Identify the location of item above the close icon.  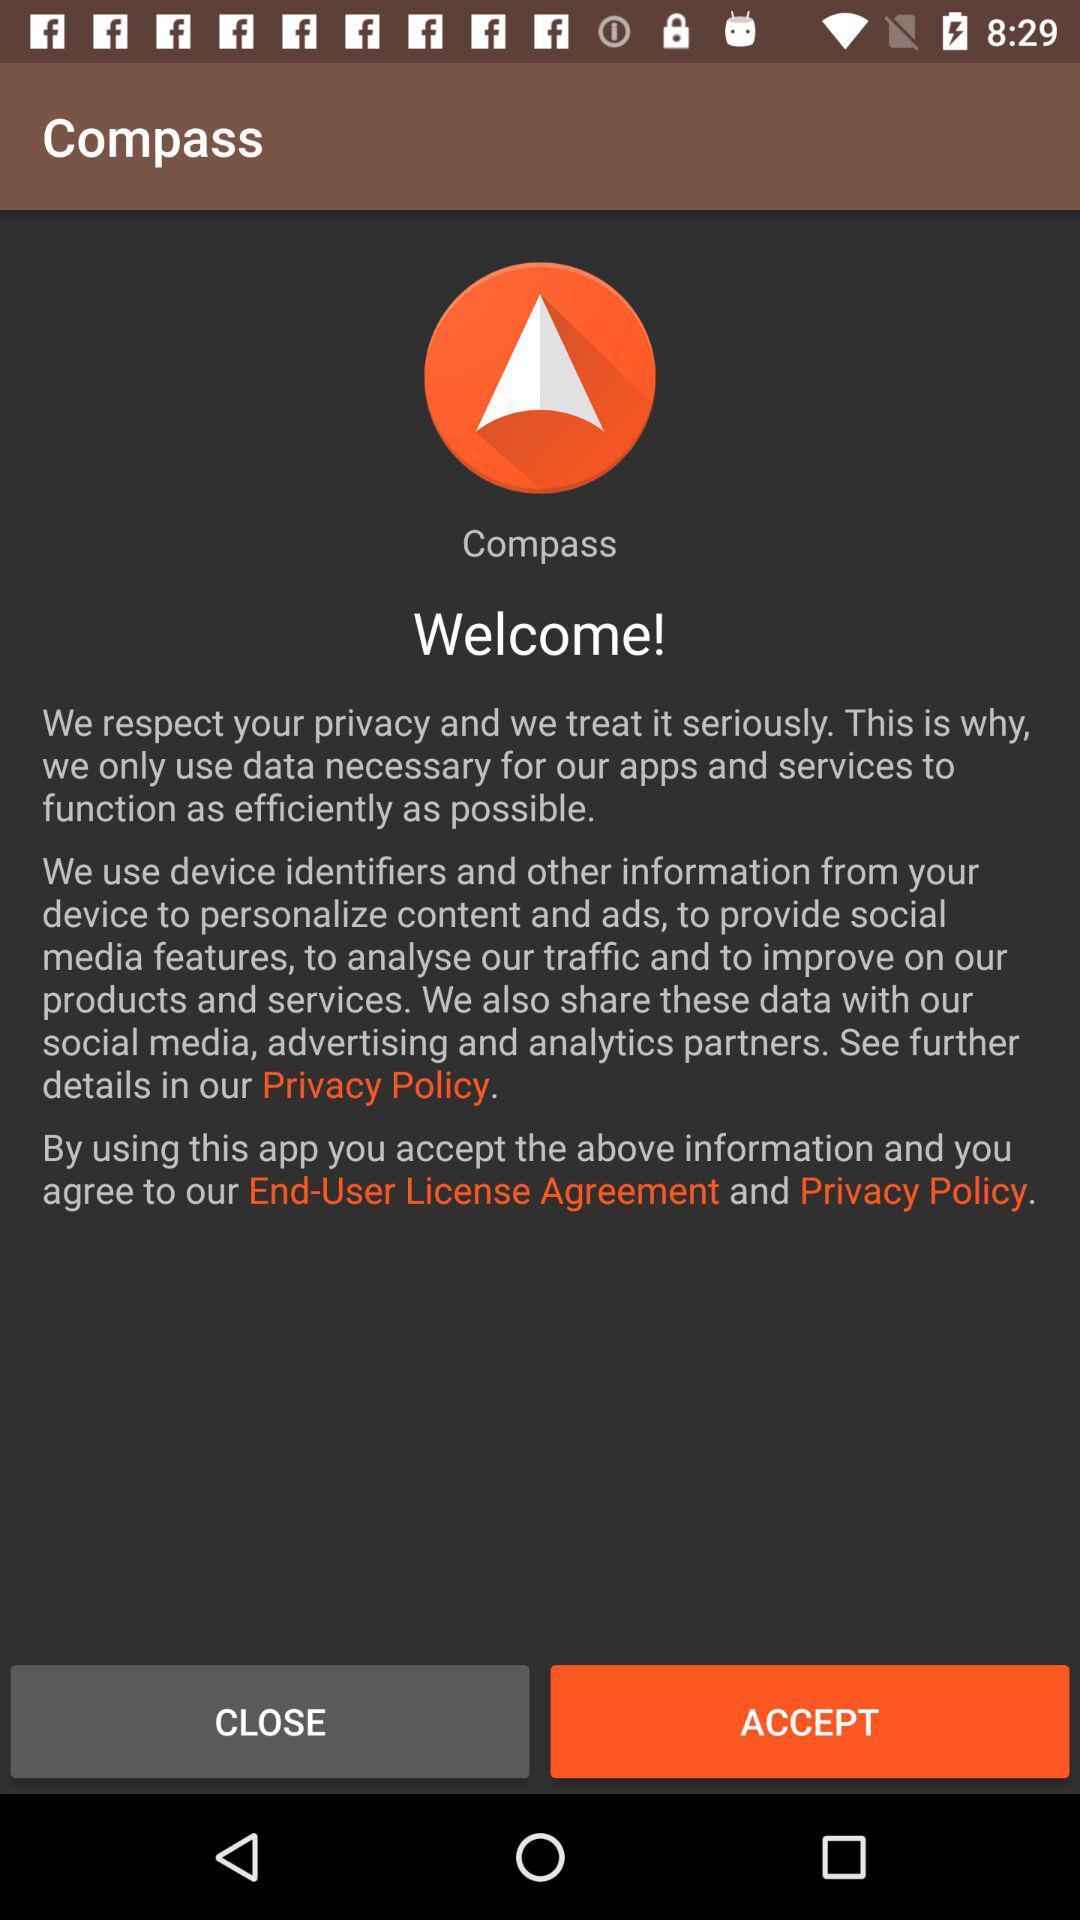
(540, 1168).